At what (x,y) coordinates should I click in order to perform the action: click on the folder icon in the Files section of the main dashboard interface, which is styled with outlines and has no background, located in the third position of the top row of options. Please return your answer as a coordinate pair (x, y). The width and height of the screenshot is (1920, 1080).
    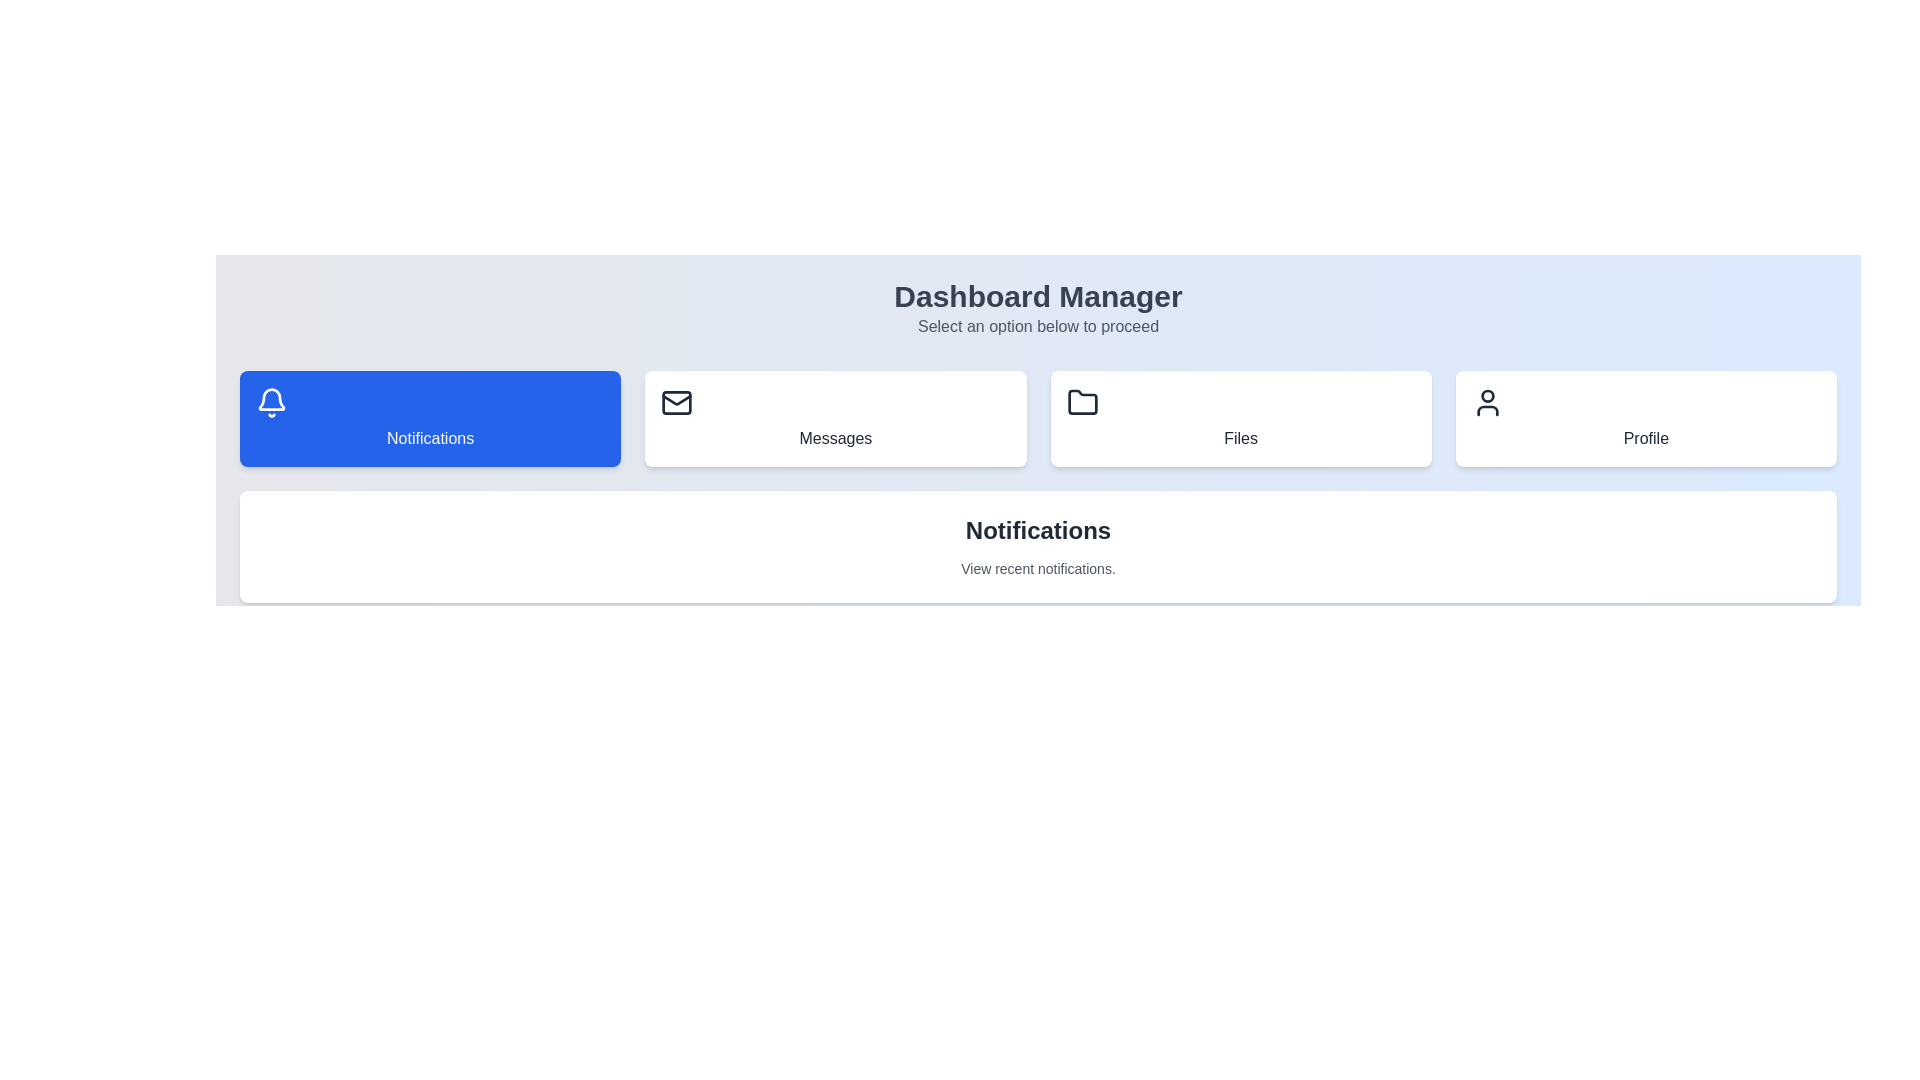
    Looking at the image, I should click on (1081, 402).